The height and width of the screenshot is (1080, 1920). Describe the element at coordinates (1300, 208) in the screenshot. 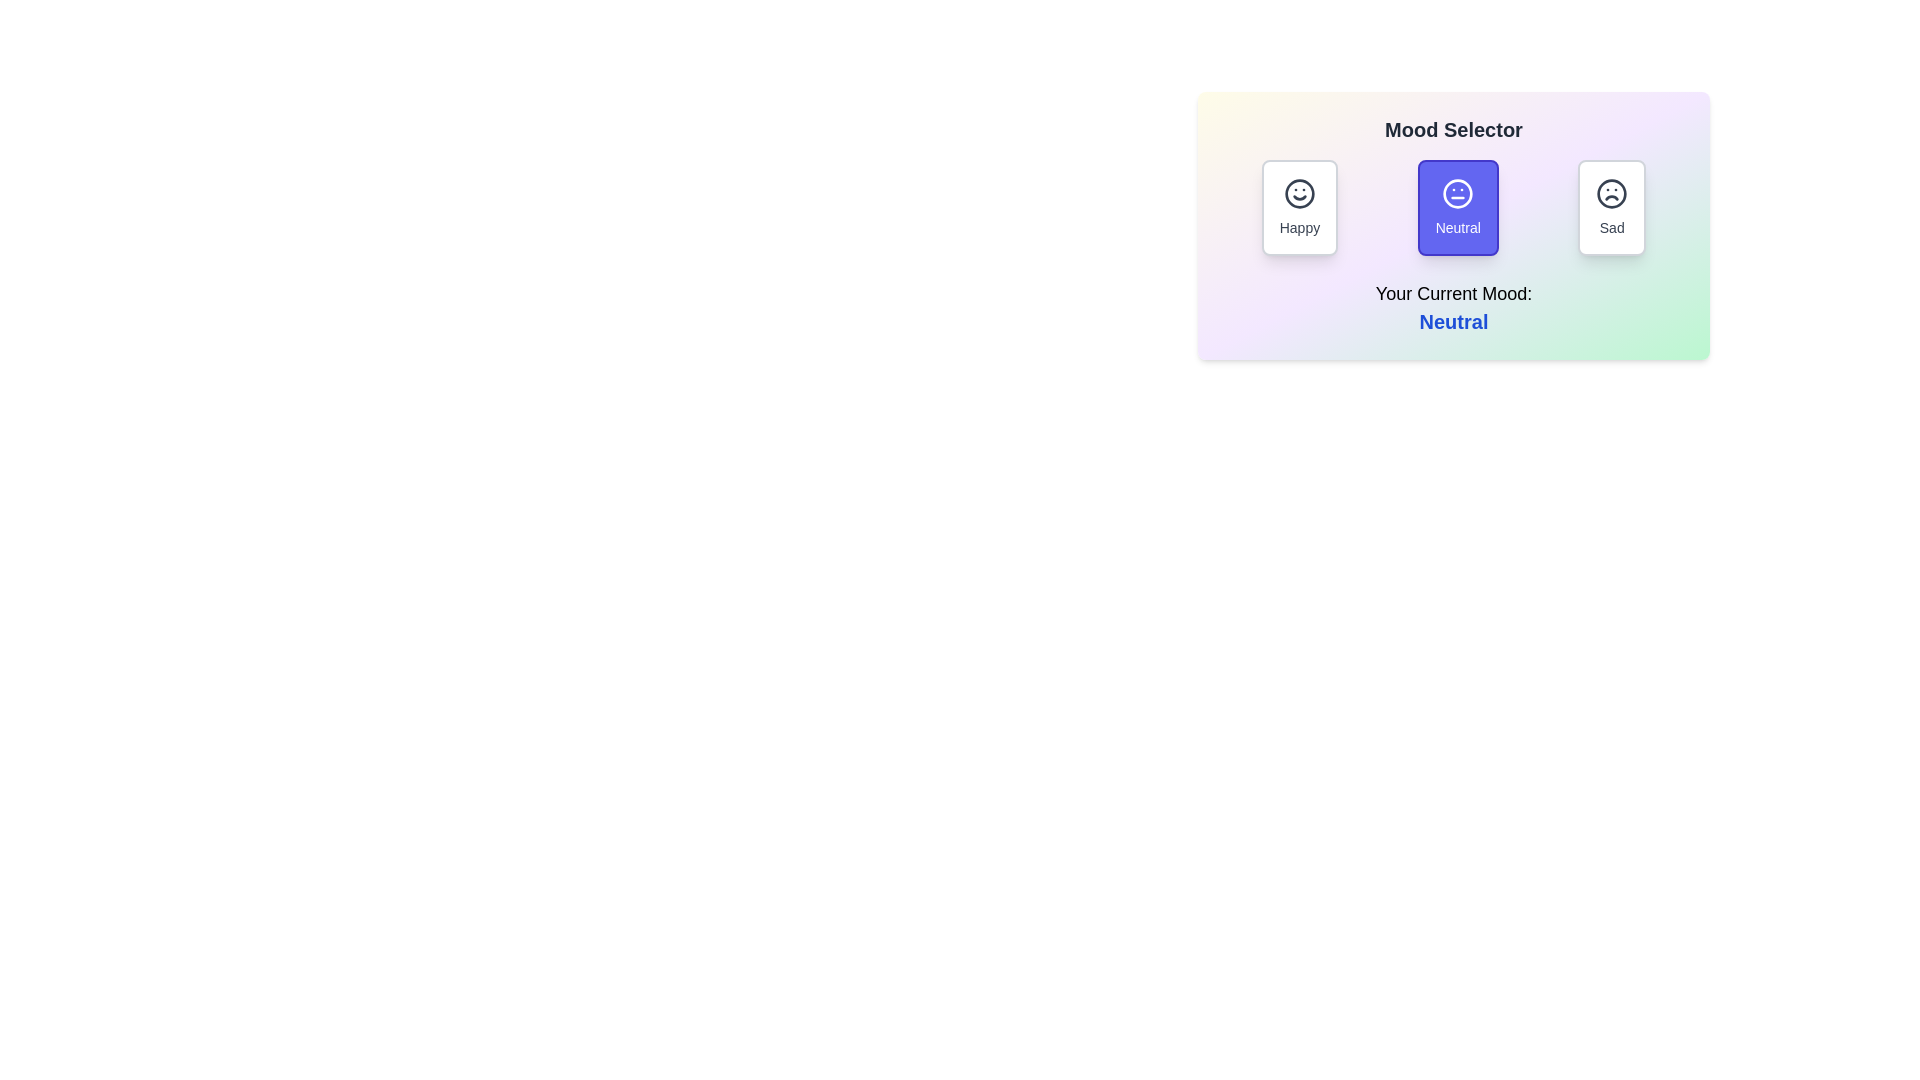

I see `the 'Happy' mood selection button located in the Mood Selector interface` at that location.